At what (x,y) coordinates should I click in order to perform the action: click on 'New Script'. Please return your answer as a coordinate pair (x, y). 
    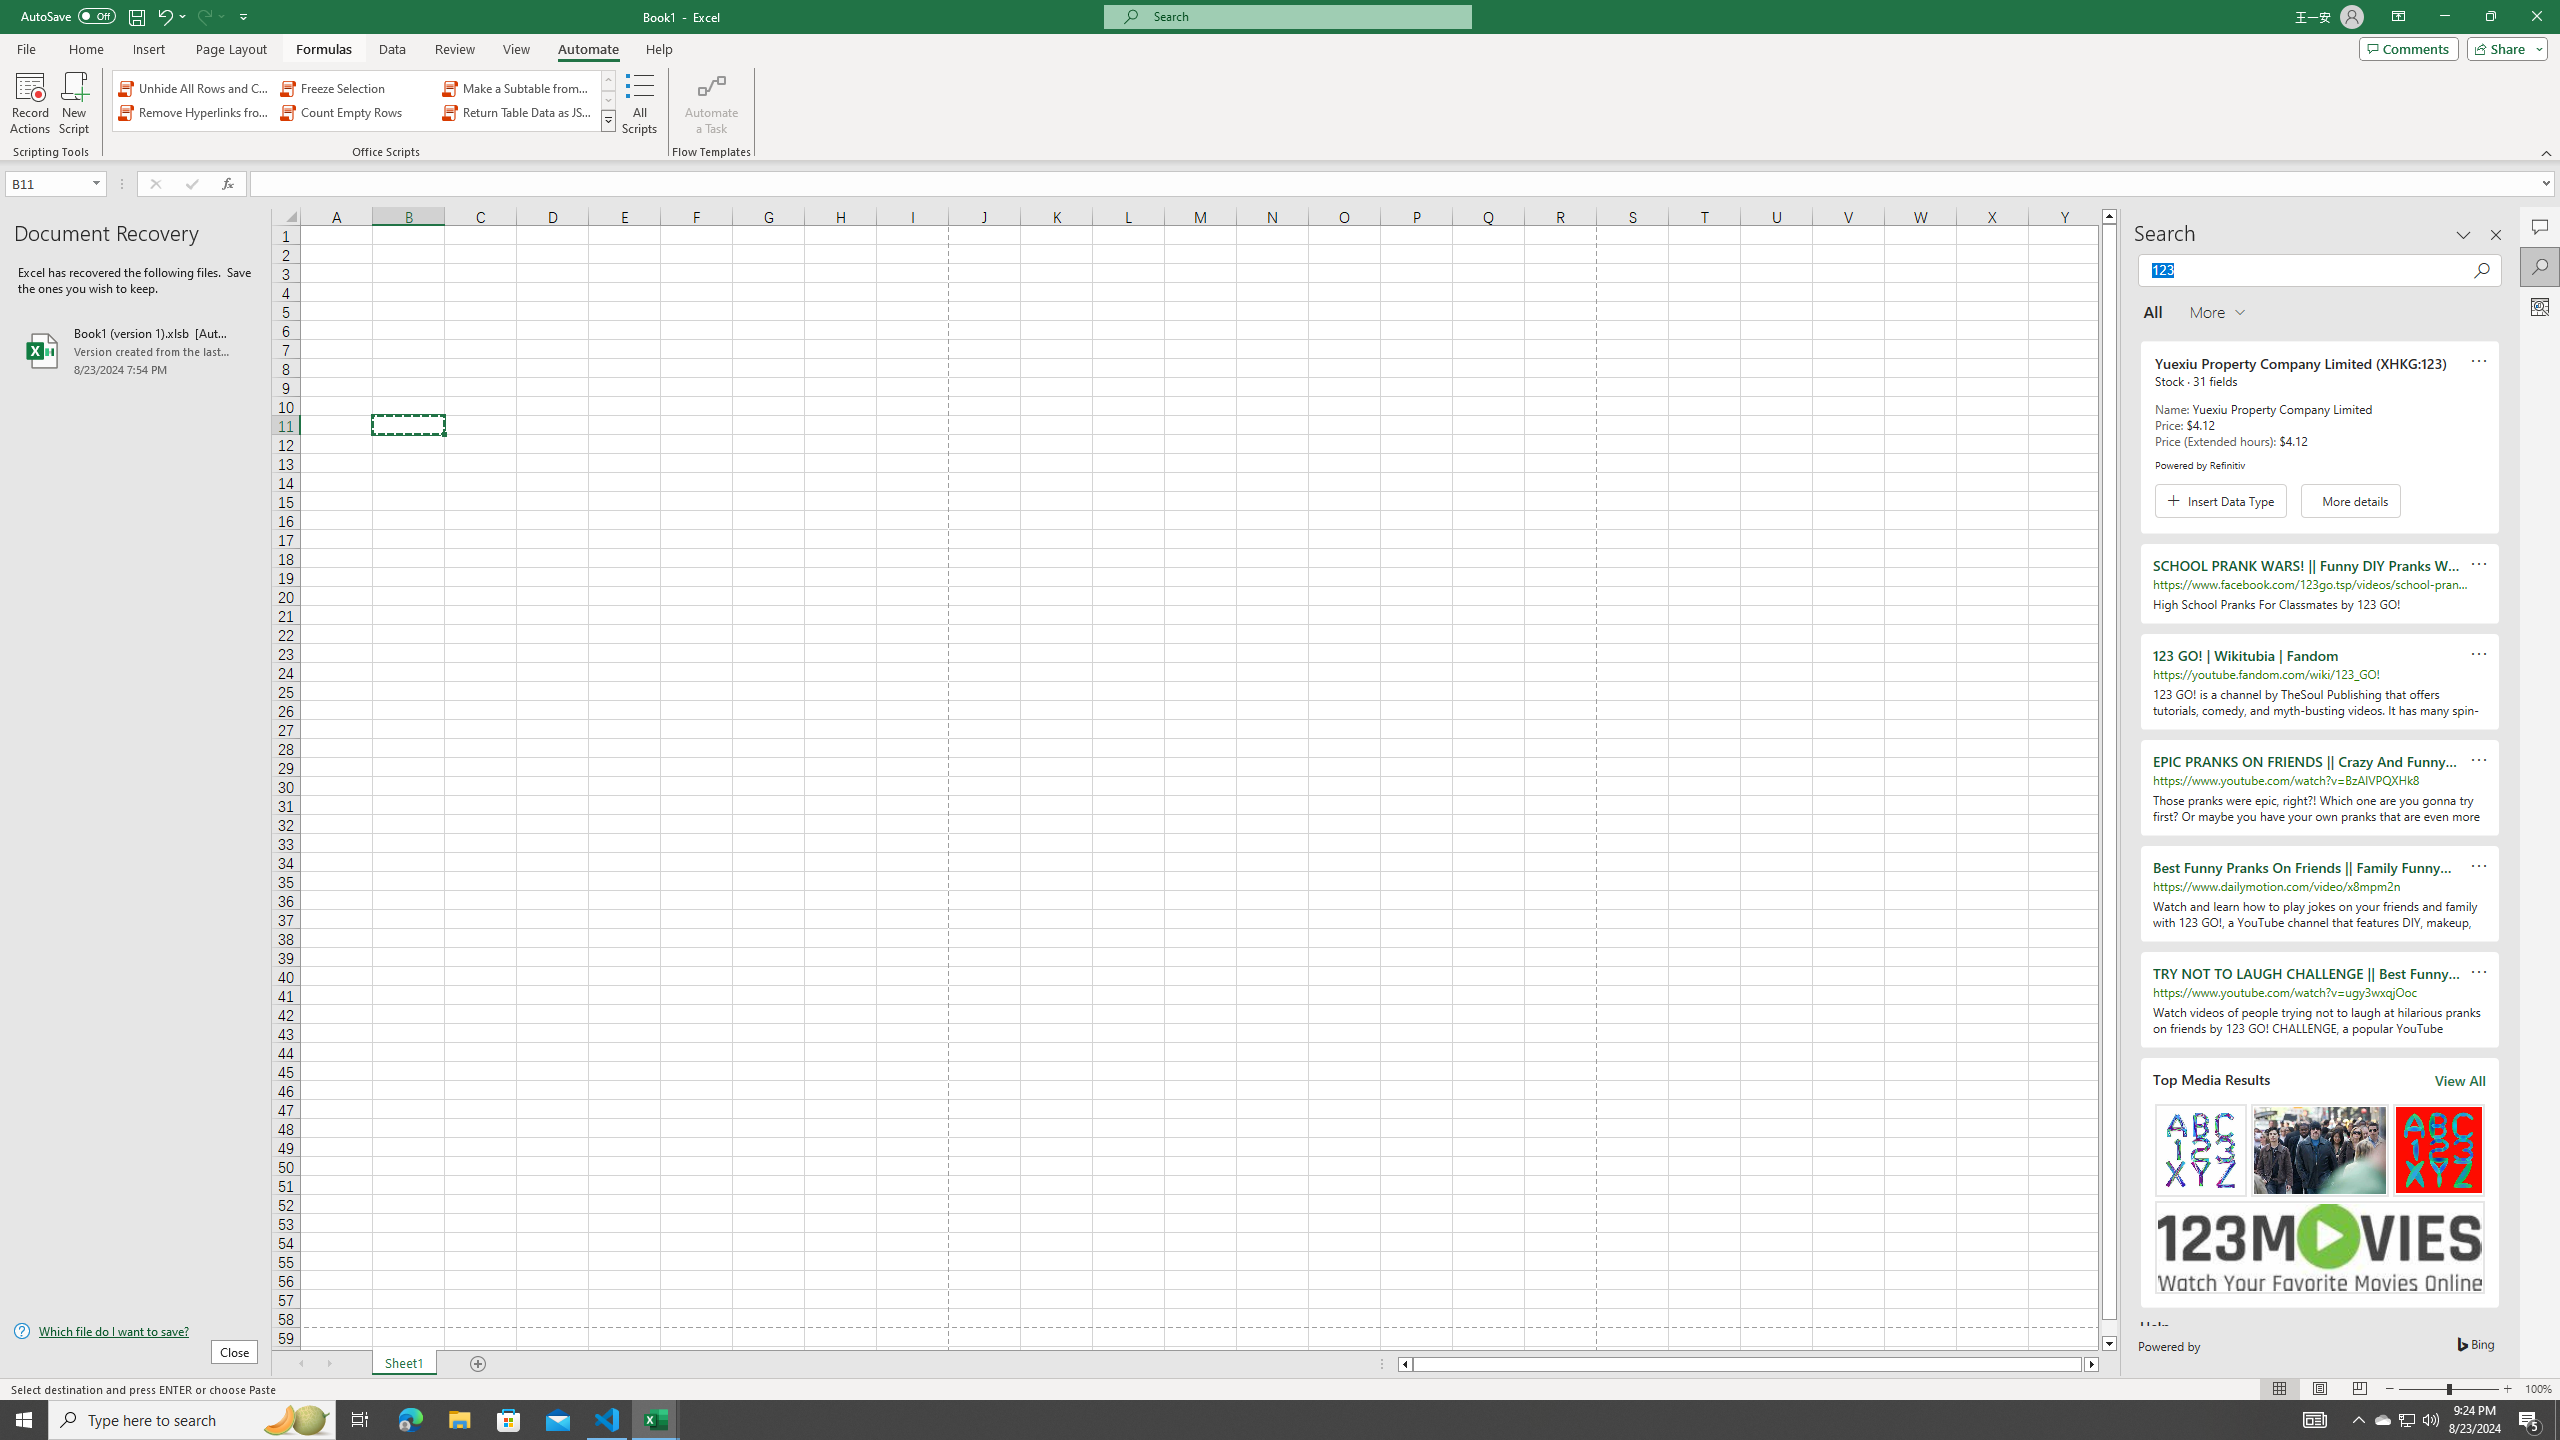
    Looking at the image, I should click on (73, 103).